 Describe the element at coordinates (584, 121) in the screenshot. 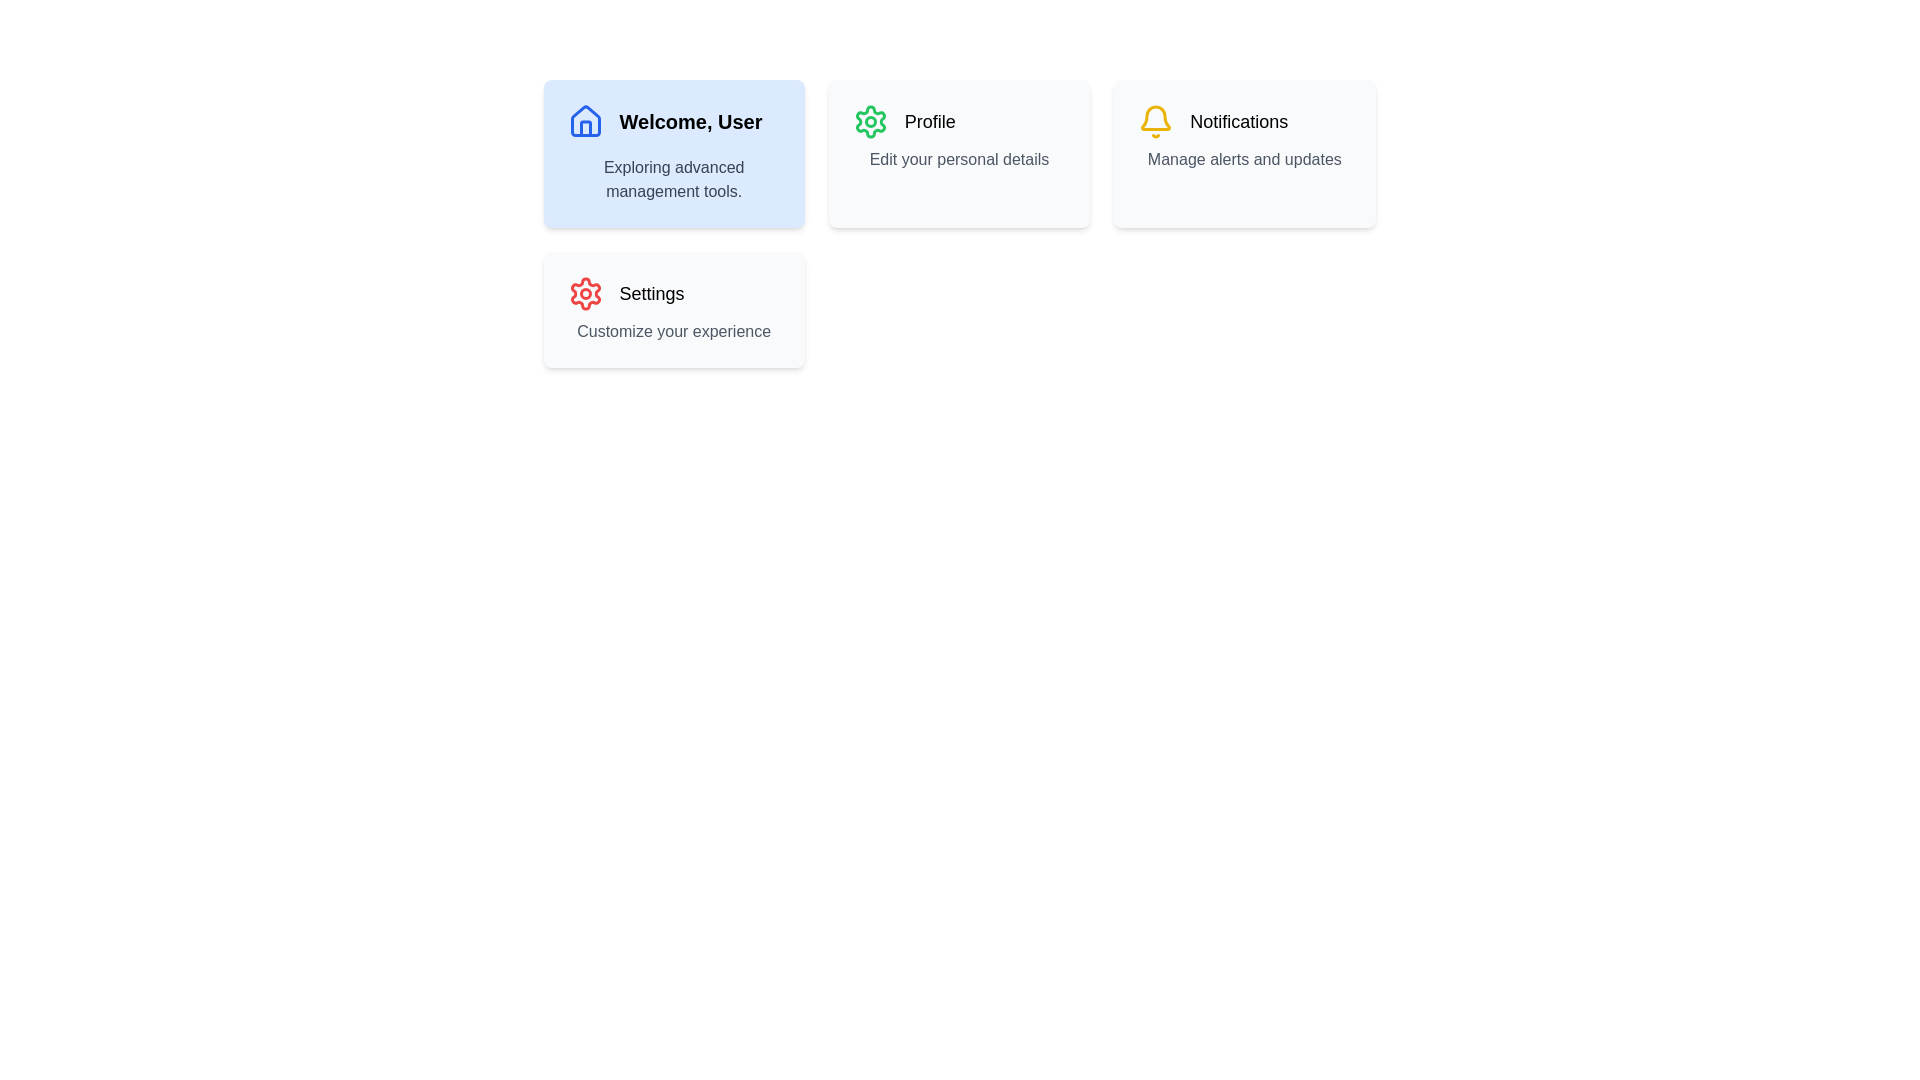

I see `the home icon within the 'Welcome, User' section on the left side of the interface for additional context` at that location.